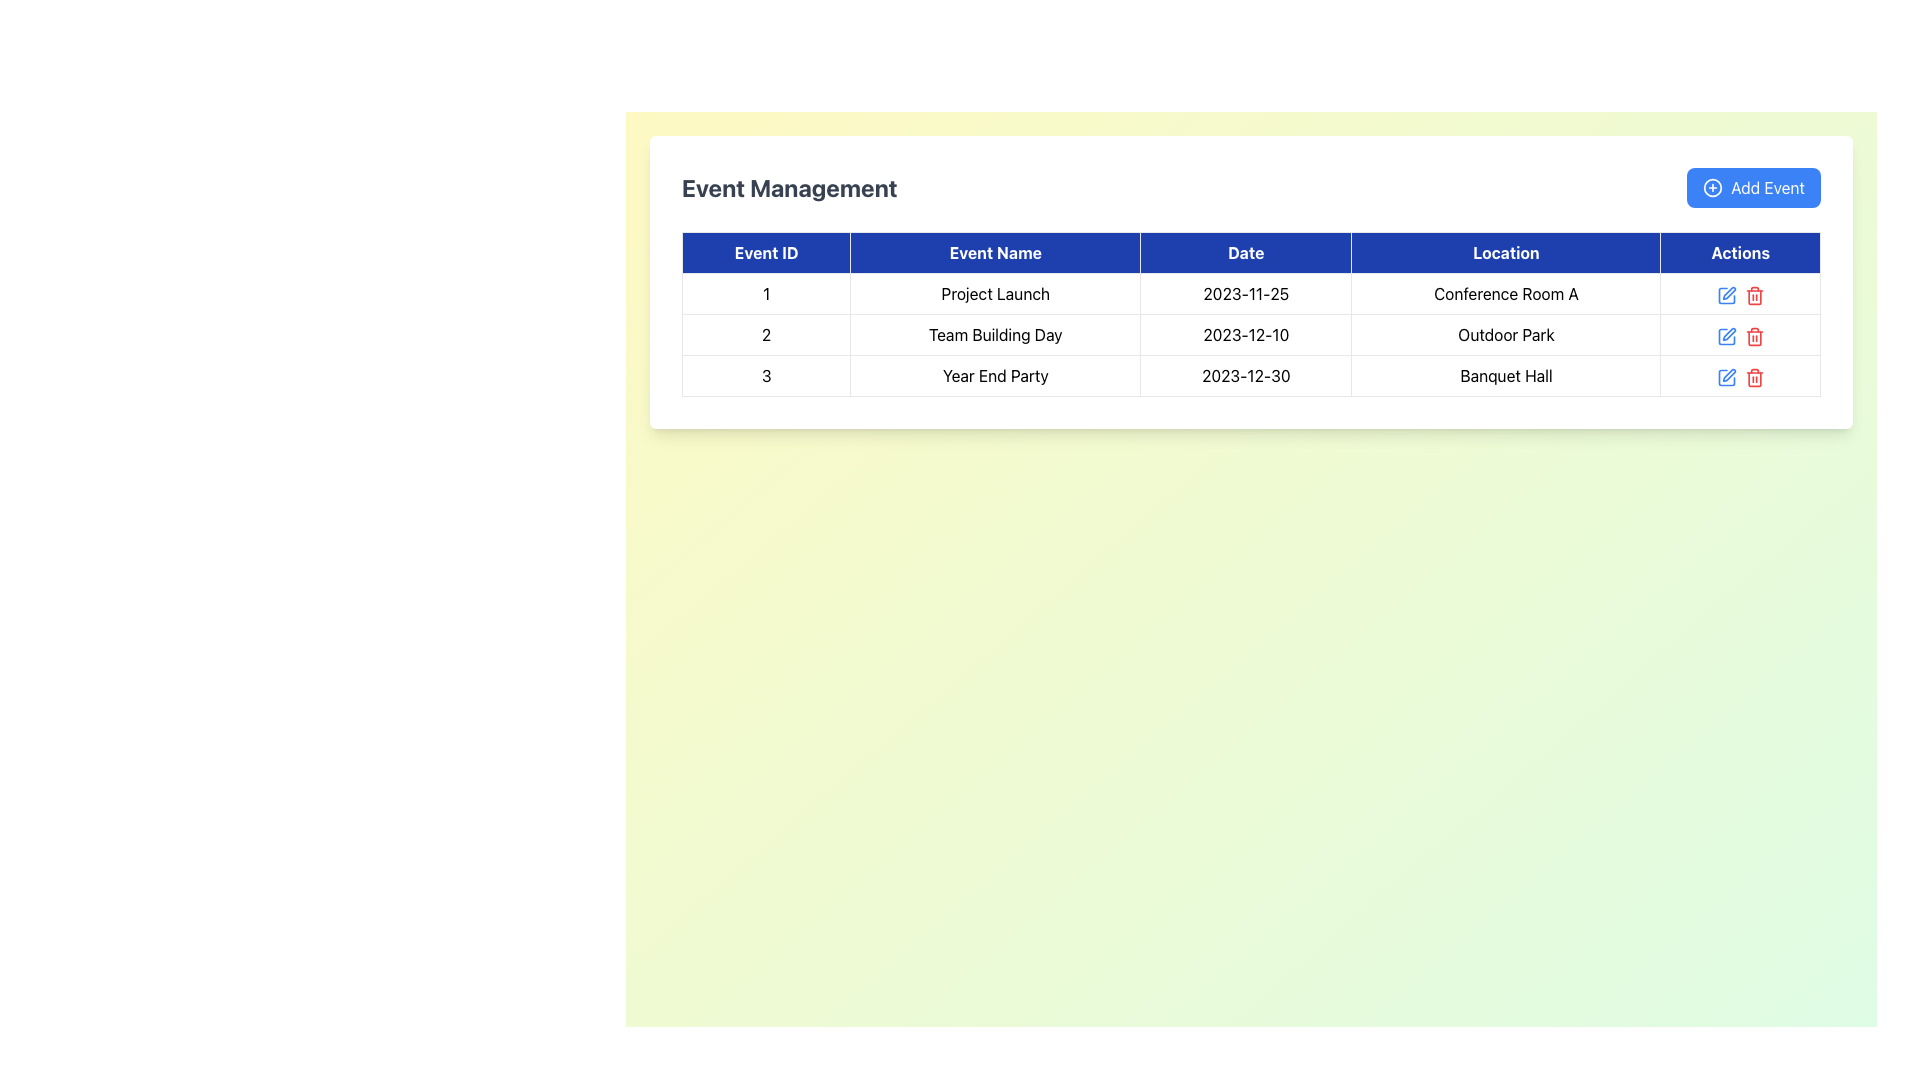  I want to click on the red trash can icon button located in the 'Actions' column of the 'Year End Party' event row to invoke the delete function, so click(1753, 295).